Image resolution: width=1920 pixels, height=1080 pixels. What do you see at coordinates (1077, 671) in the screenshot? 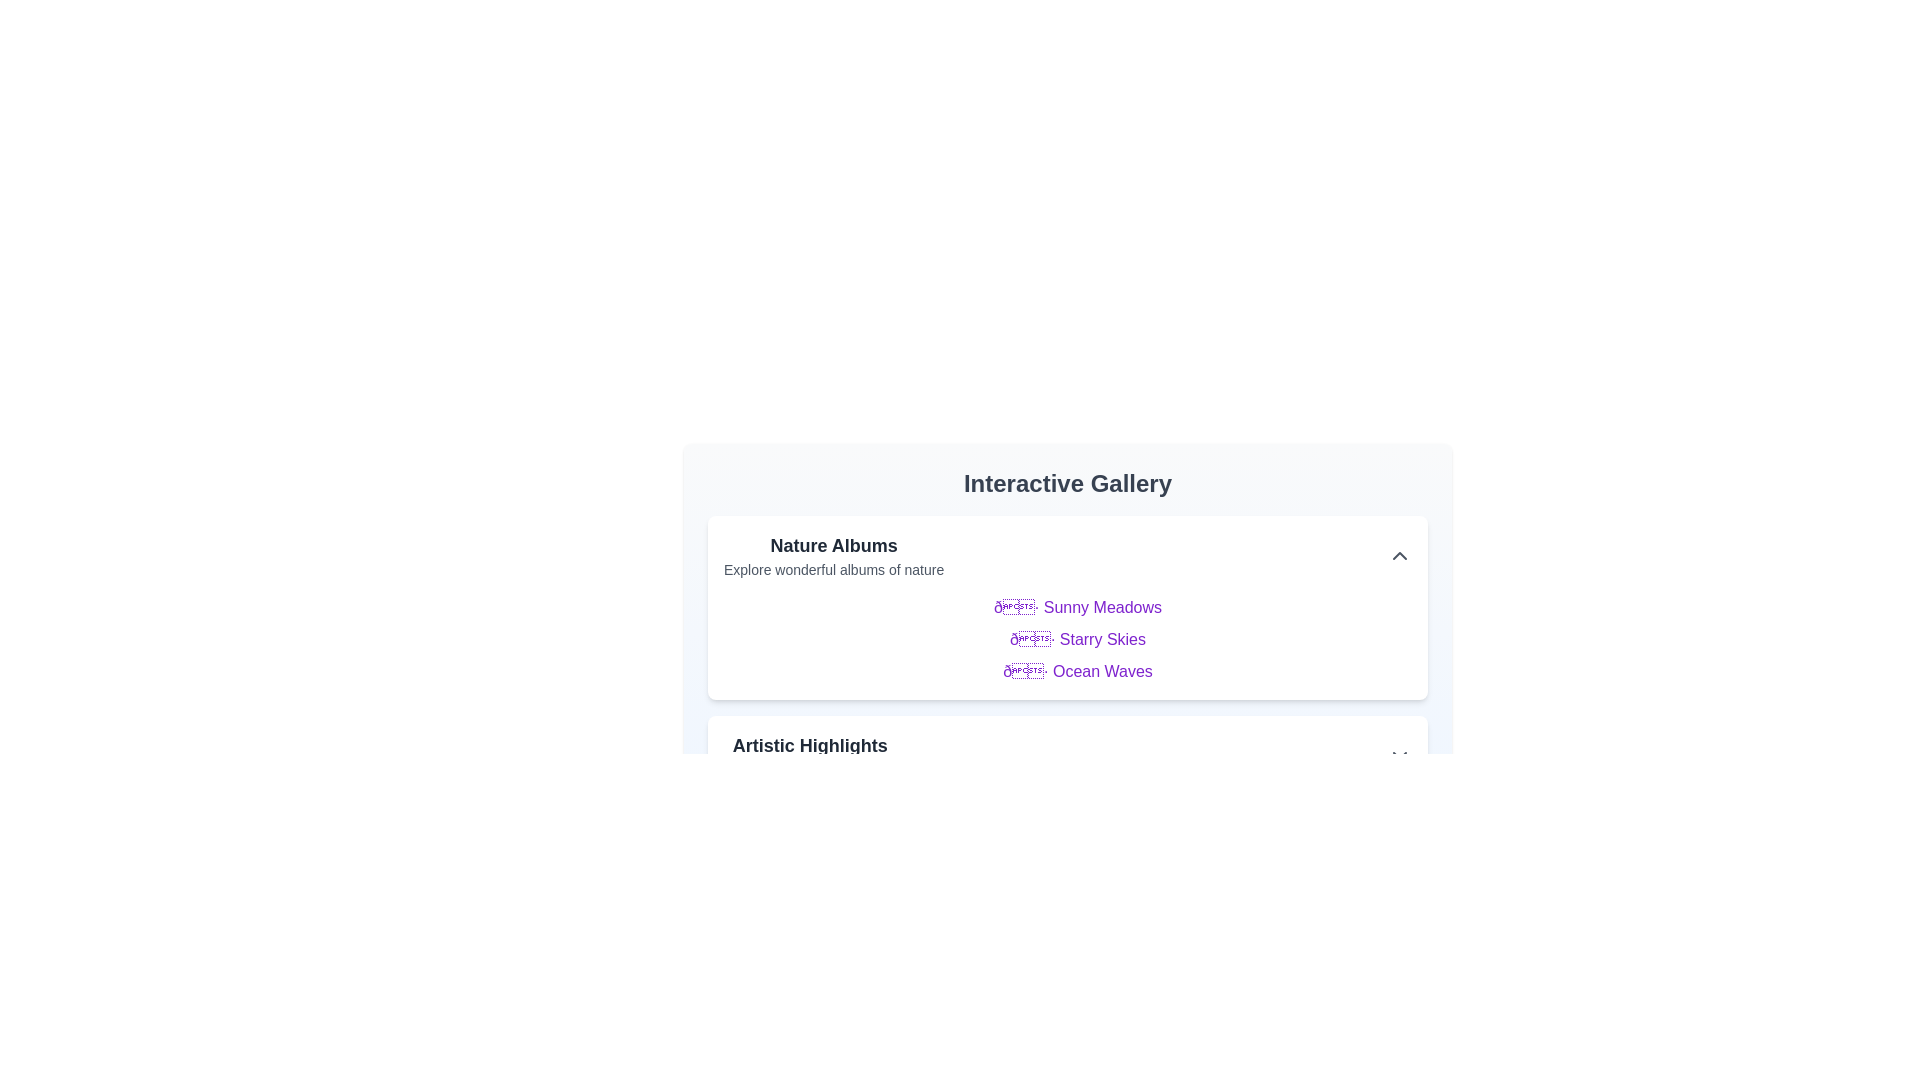
I see `the text of Ocean Waves for copying` at bounding box center [1077, 671].